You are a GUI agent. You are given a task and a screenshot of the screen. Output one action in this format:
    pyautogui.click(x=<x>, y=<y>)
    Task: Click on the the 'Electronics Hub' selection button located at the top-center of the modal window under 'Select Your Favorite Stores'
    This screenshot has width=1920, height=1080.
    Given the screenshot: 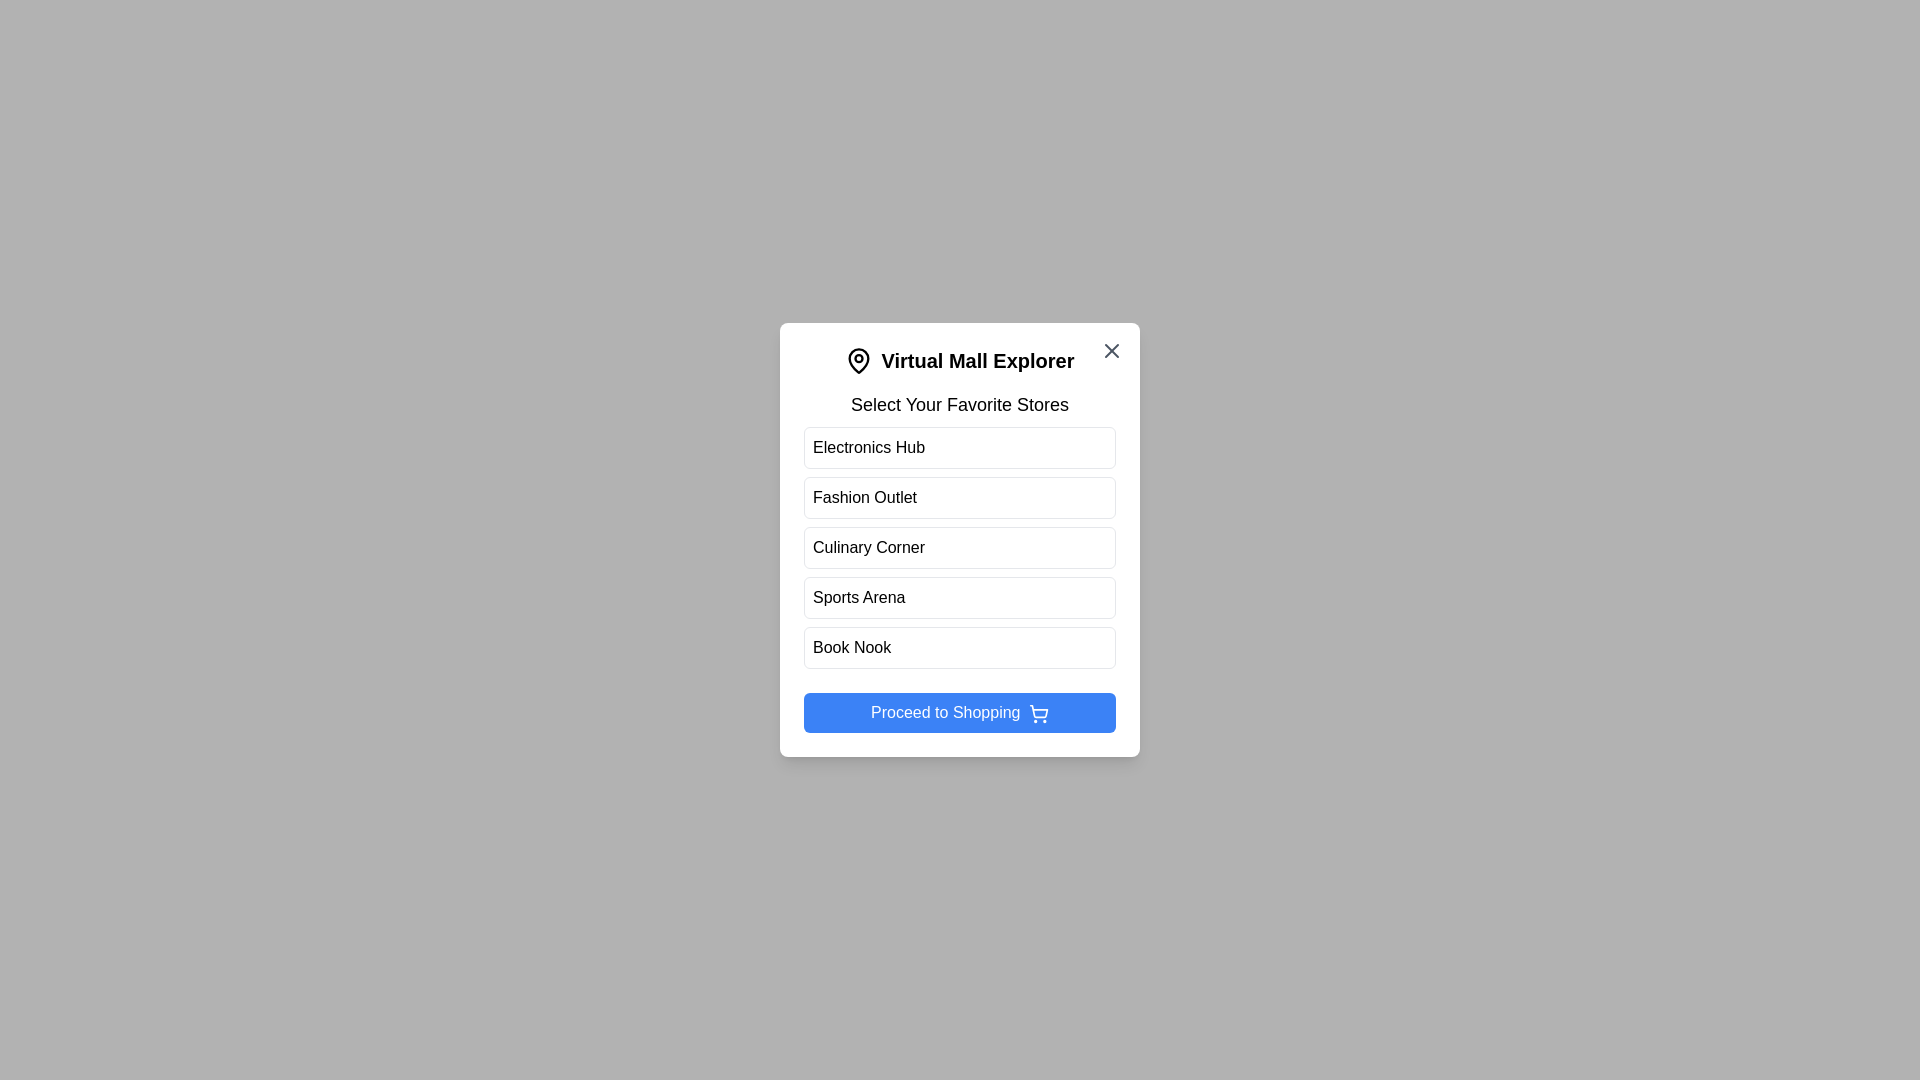 What is the action you would take?
    pyautogui.click(x=960, y=446)
    